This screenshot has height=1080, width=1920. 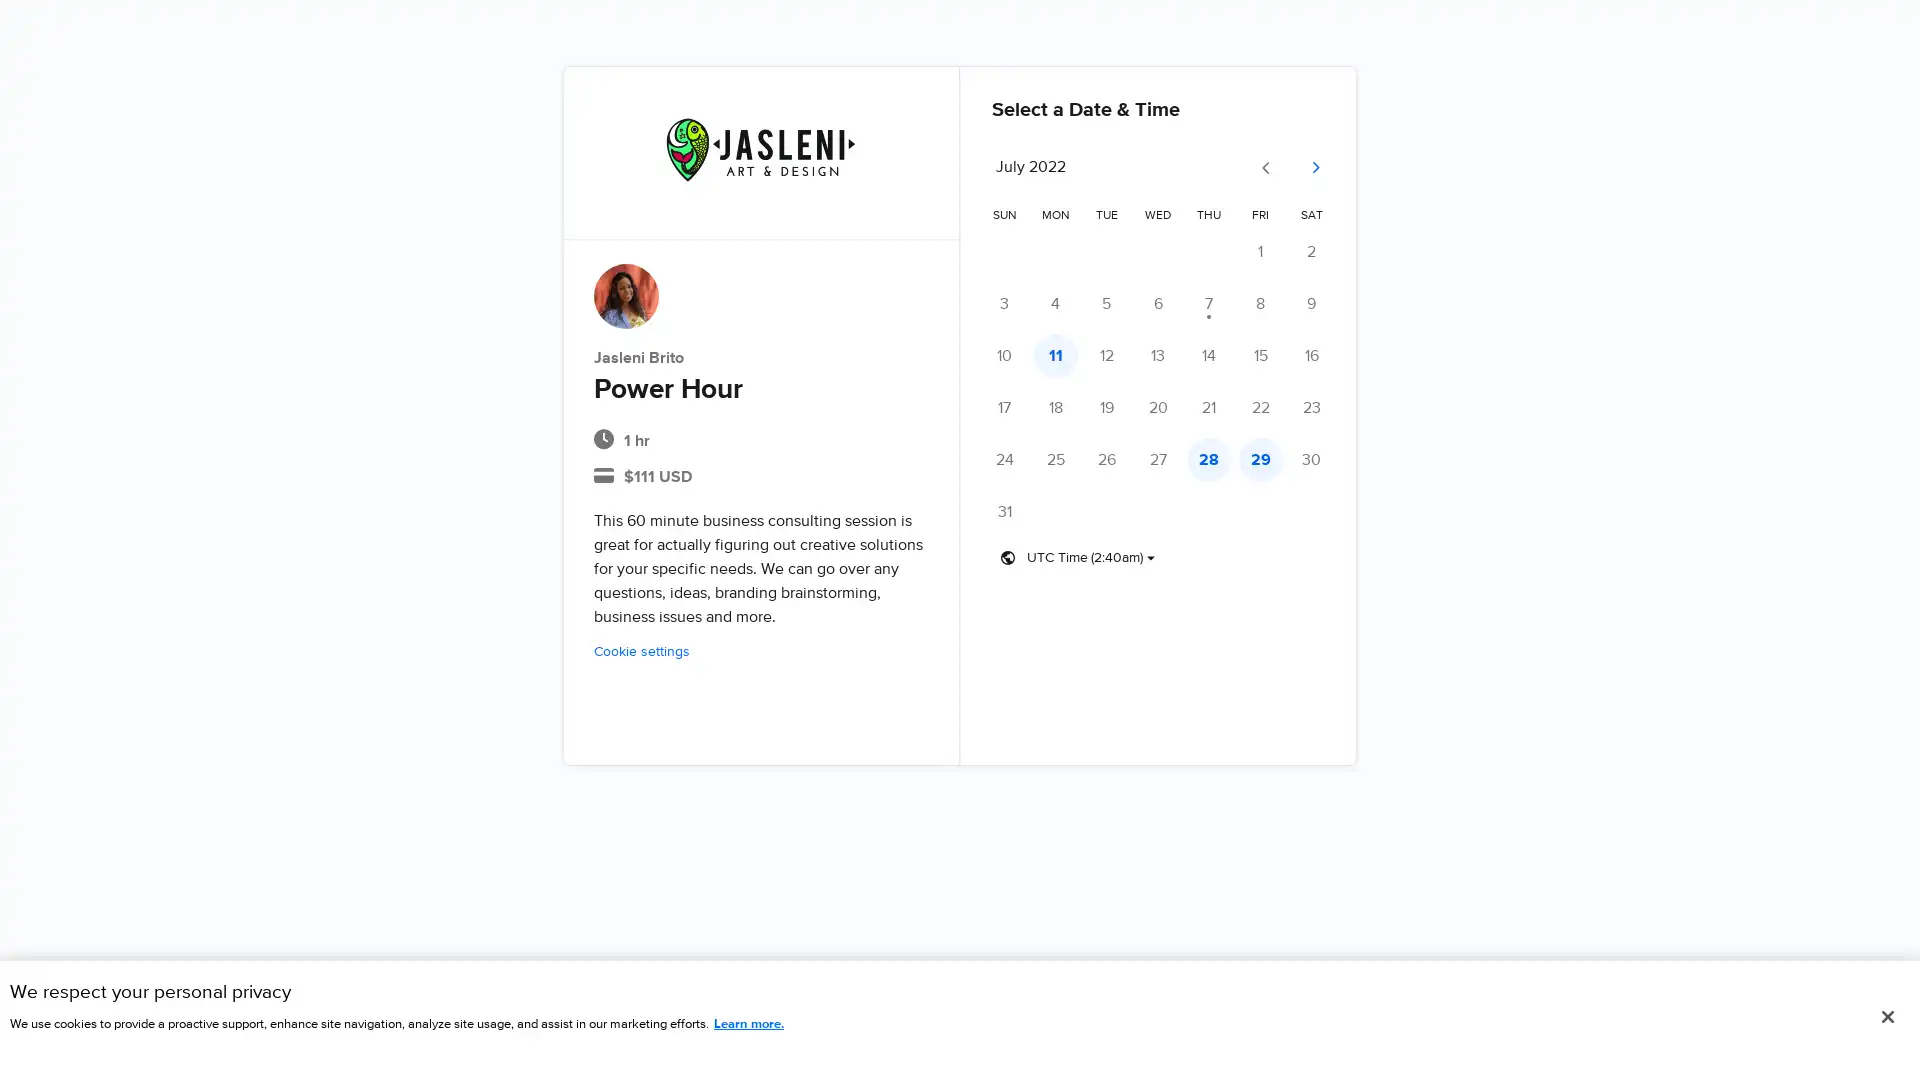 I want to click on Wednesday, July 6 - No times available, so click(x=1158, y=304).